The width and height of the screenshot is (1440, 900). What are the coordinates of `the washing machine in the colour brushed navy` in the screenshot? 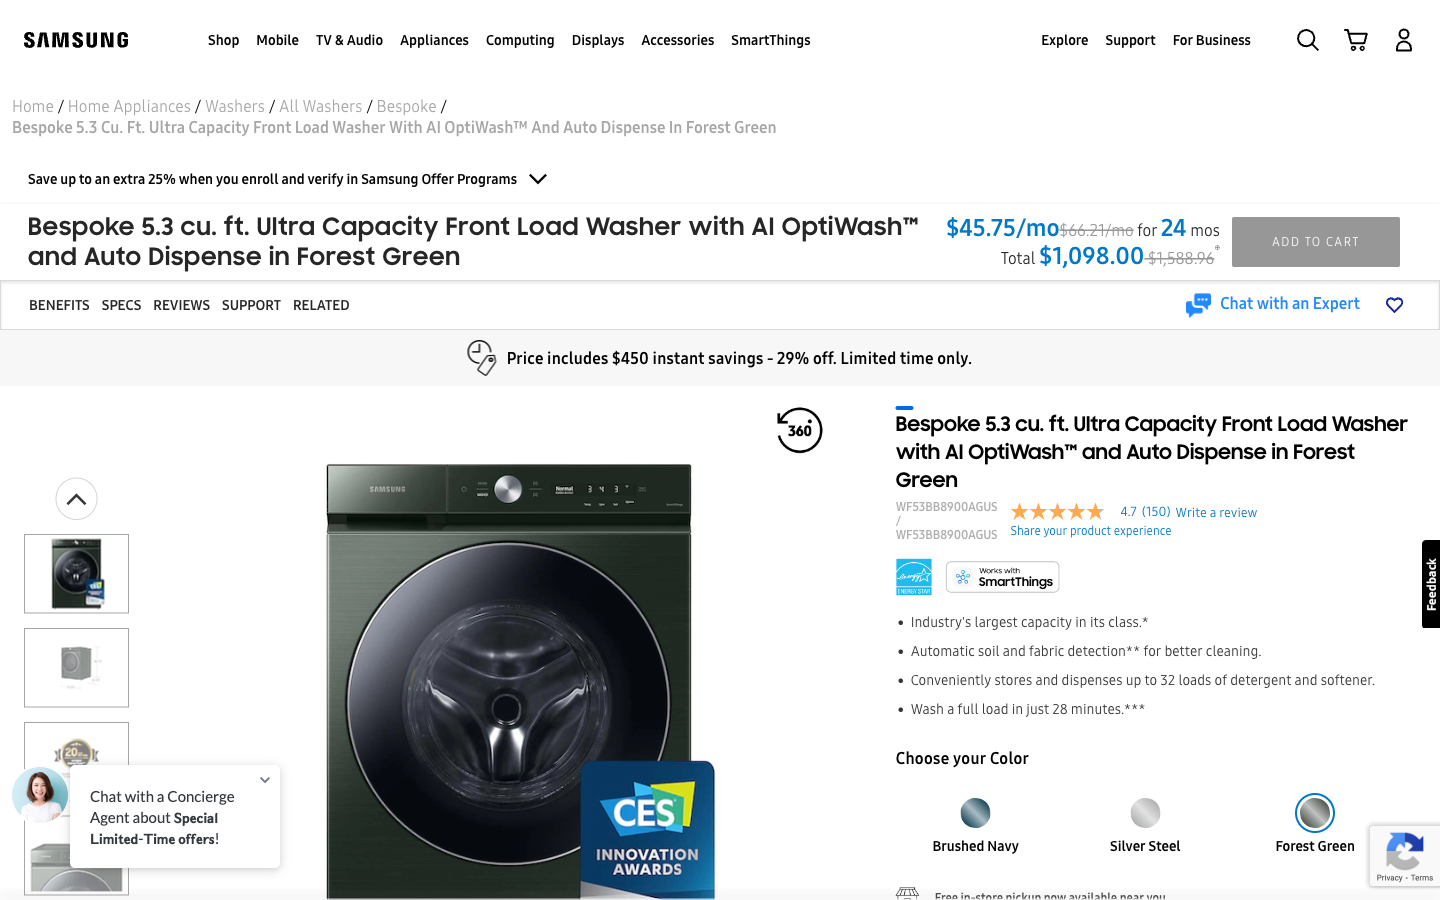 It's located at (974, 806).